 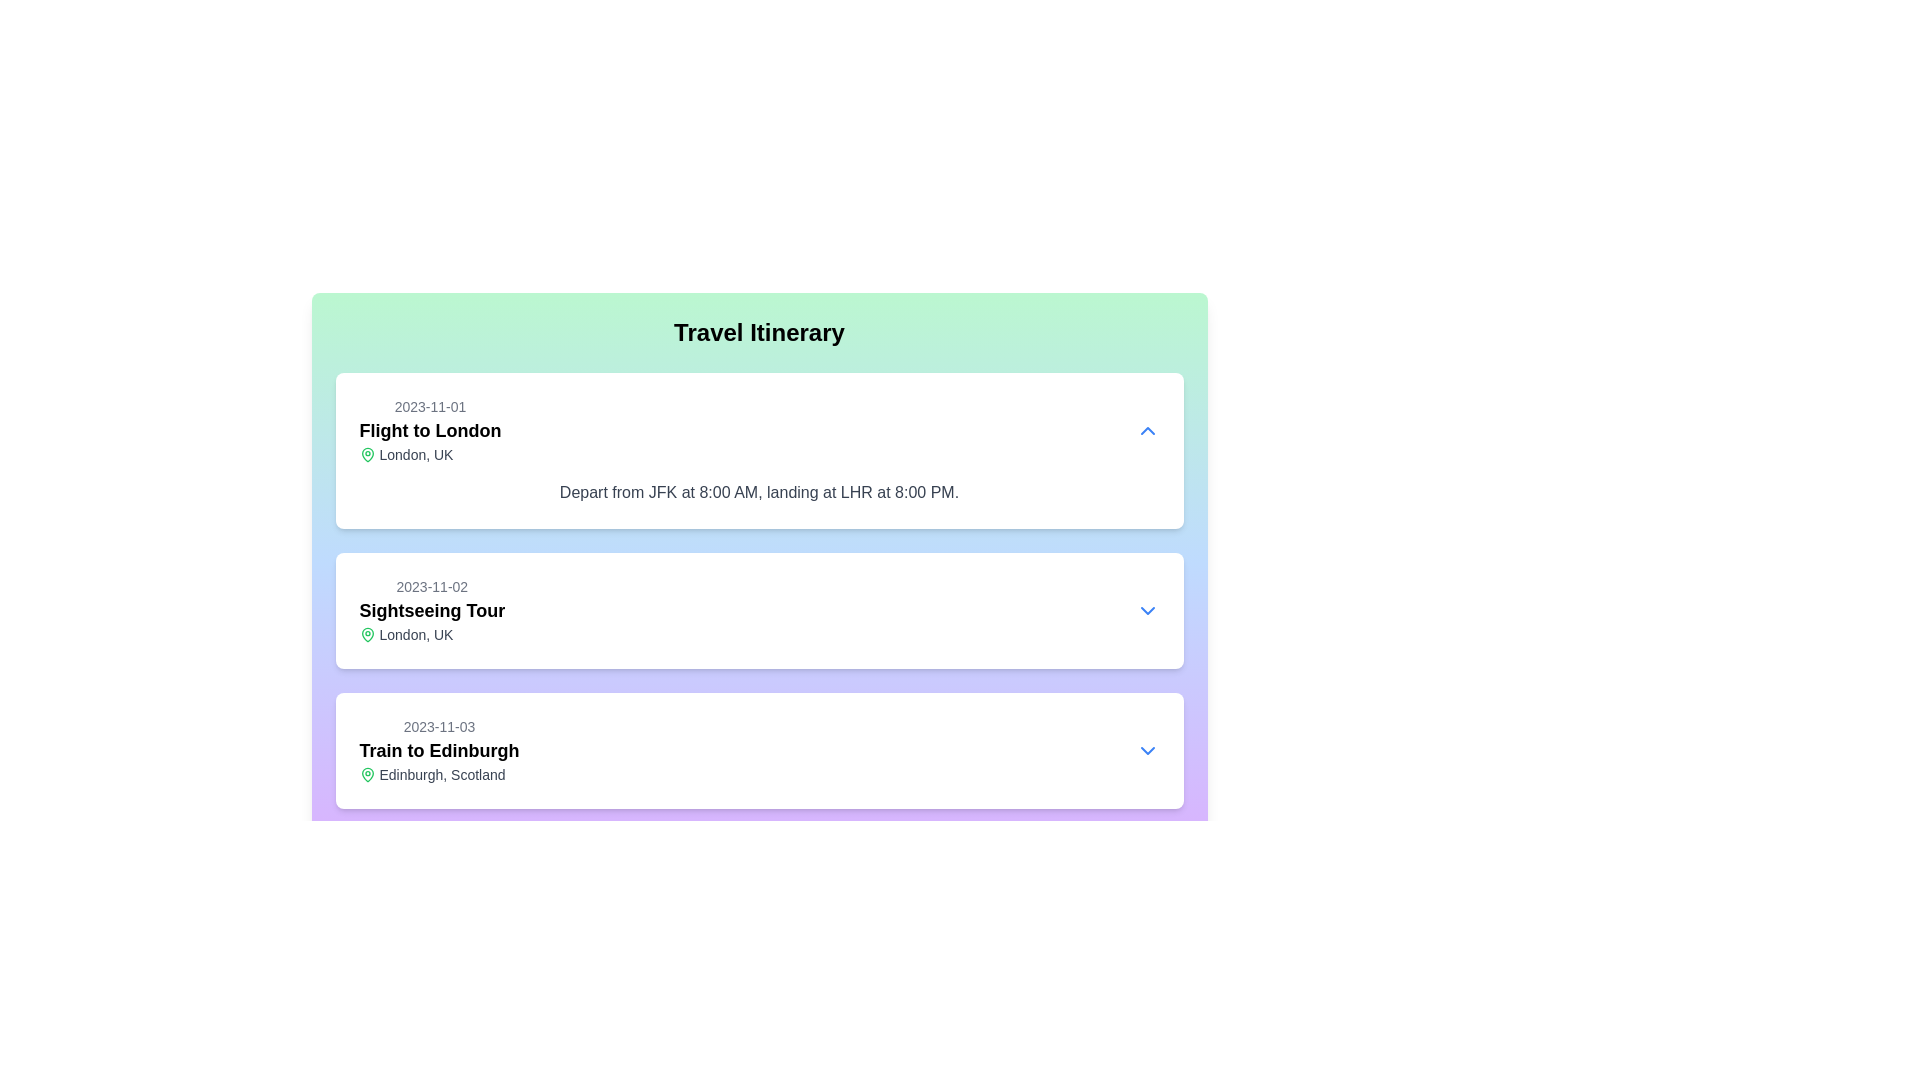 I want to click on the Text label that provides location information for the 'Train to Edinburgh' itinerary entry, which is positioned adjacent to a green map pin icon at the bottom of the itinerary list, so click(x=441, y=774).